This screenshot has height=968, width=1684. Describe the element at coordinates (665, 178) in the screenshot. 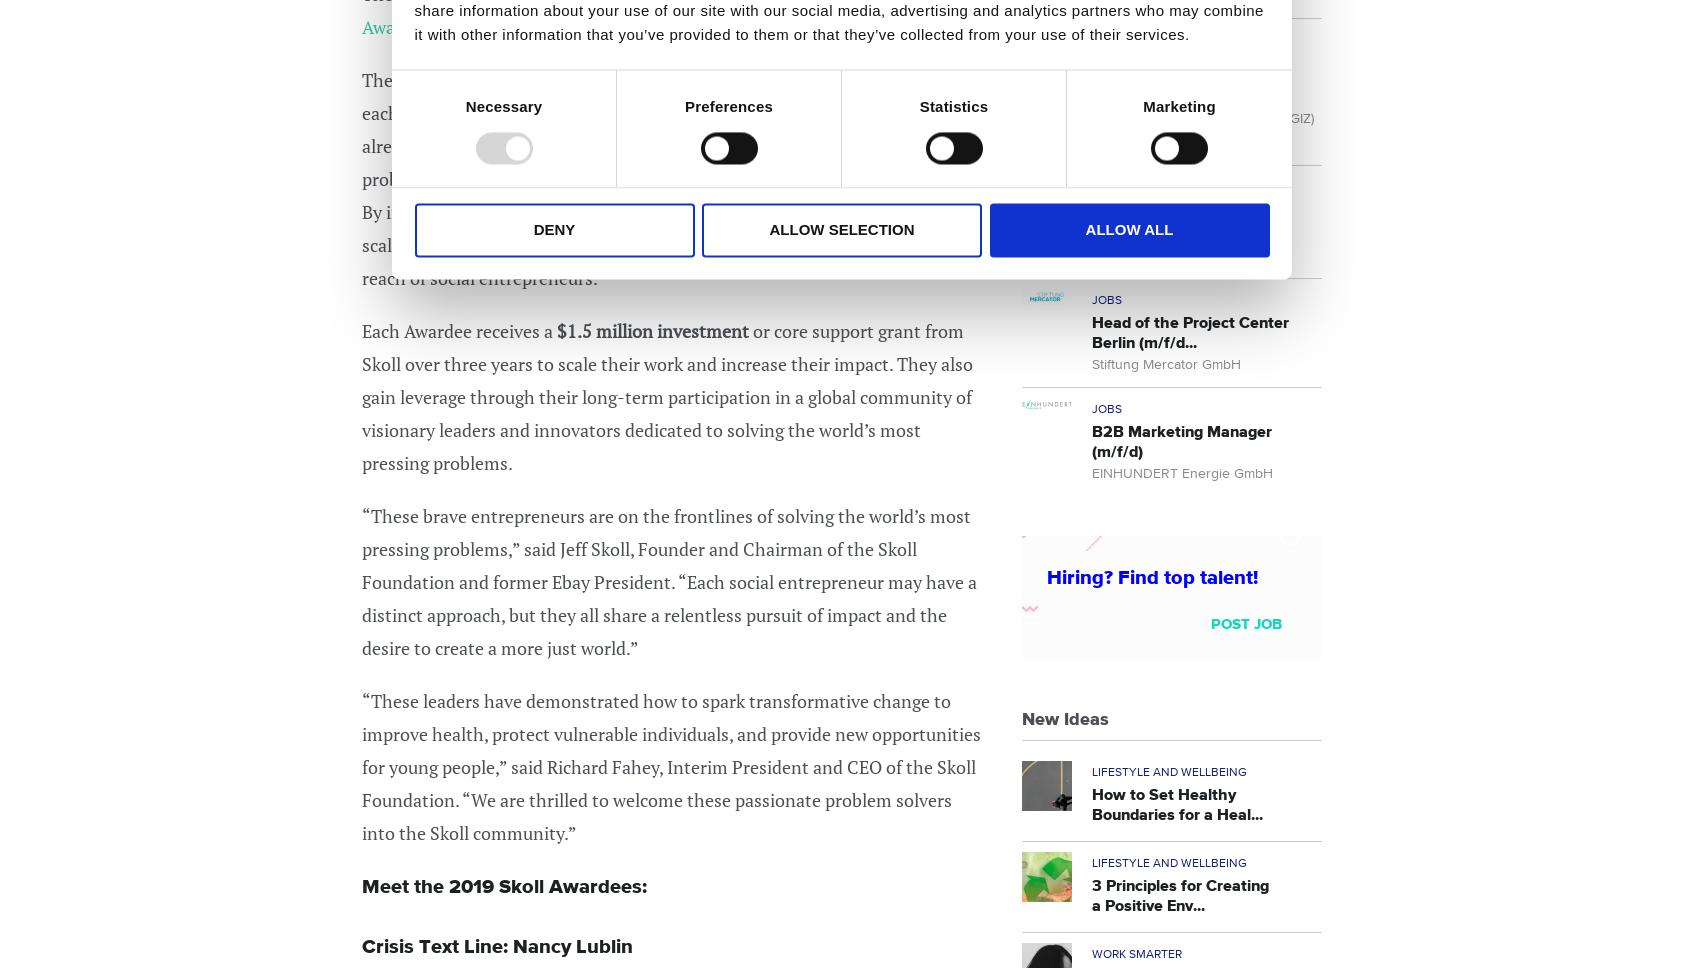

I see `'The Skoll Foundation presents the Skoll Awards for Social Entrepreneurship each year to a select group of social entrepreneurs whose innovations have already had significant, proven impact on some of the world’s most pressing problems, and invests directly in the promise of even greater impact at scale. By investing in organizations when an innovation is ripe for accelerated and scaled adoption, the Skoll Awards help unleash the full global potential and reach of social entrepreneurs.'` at that location.